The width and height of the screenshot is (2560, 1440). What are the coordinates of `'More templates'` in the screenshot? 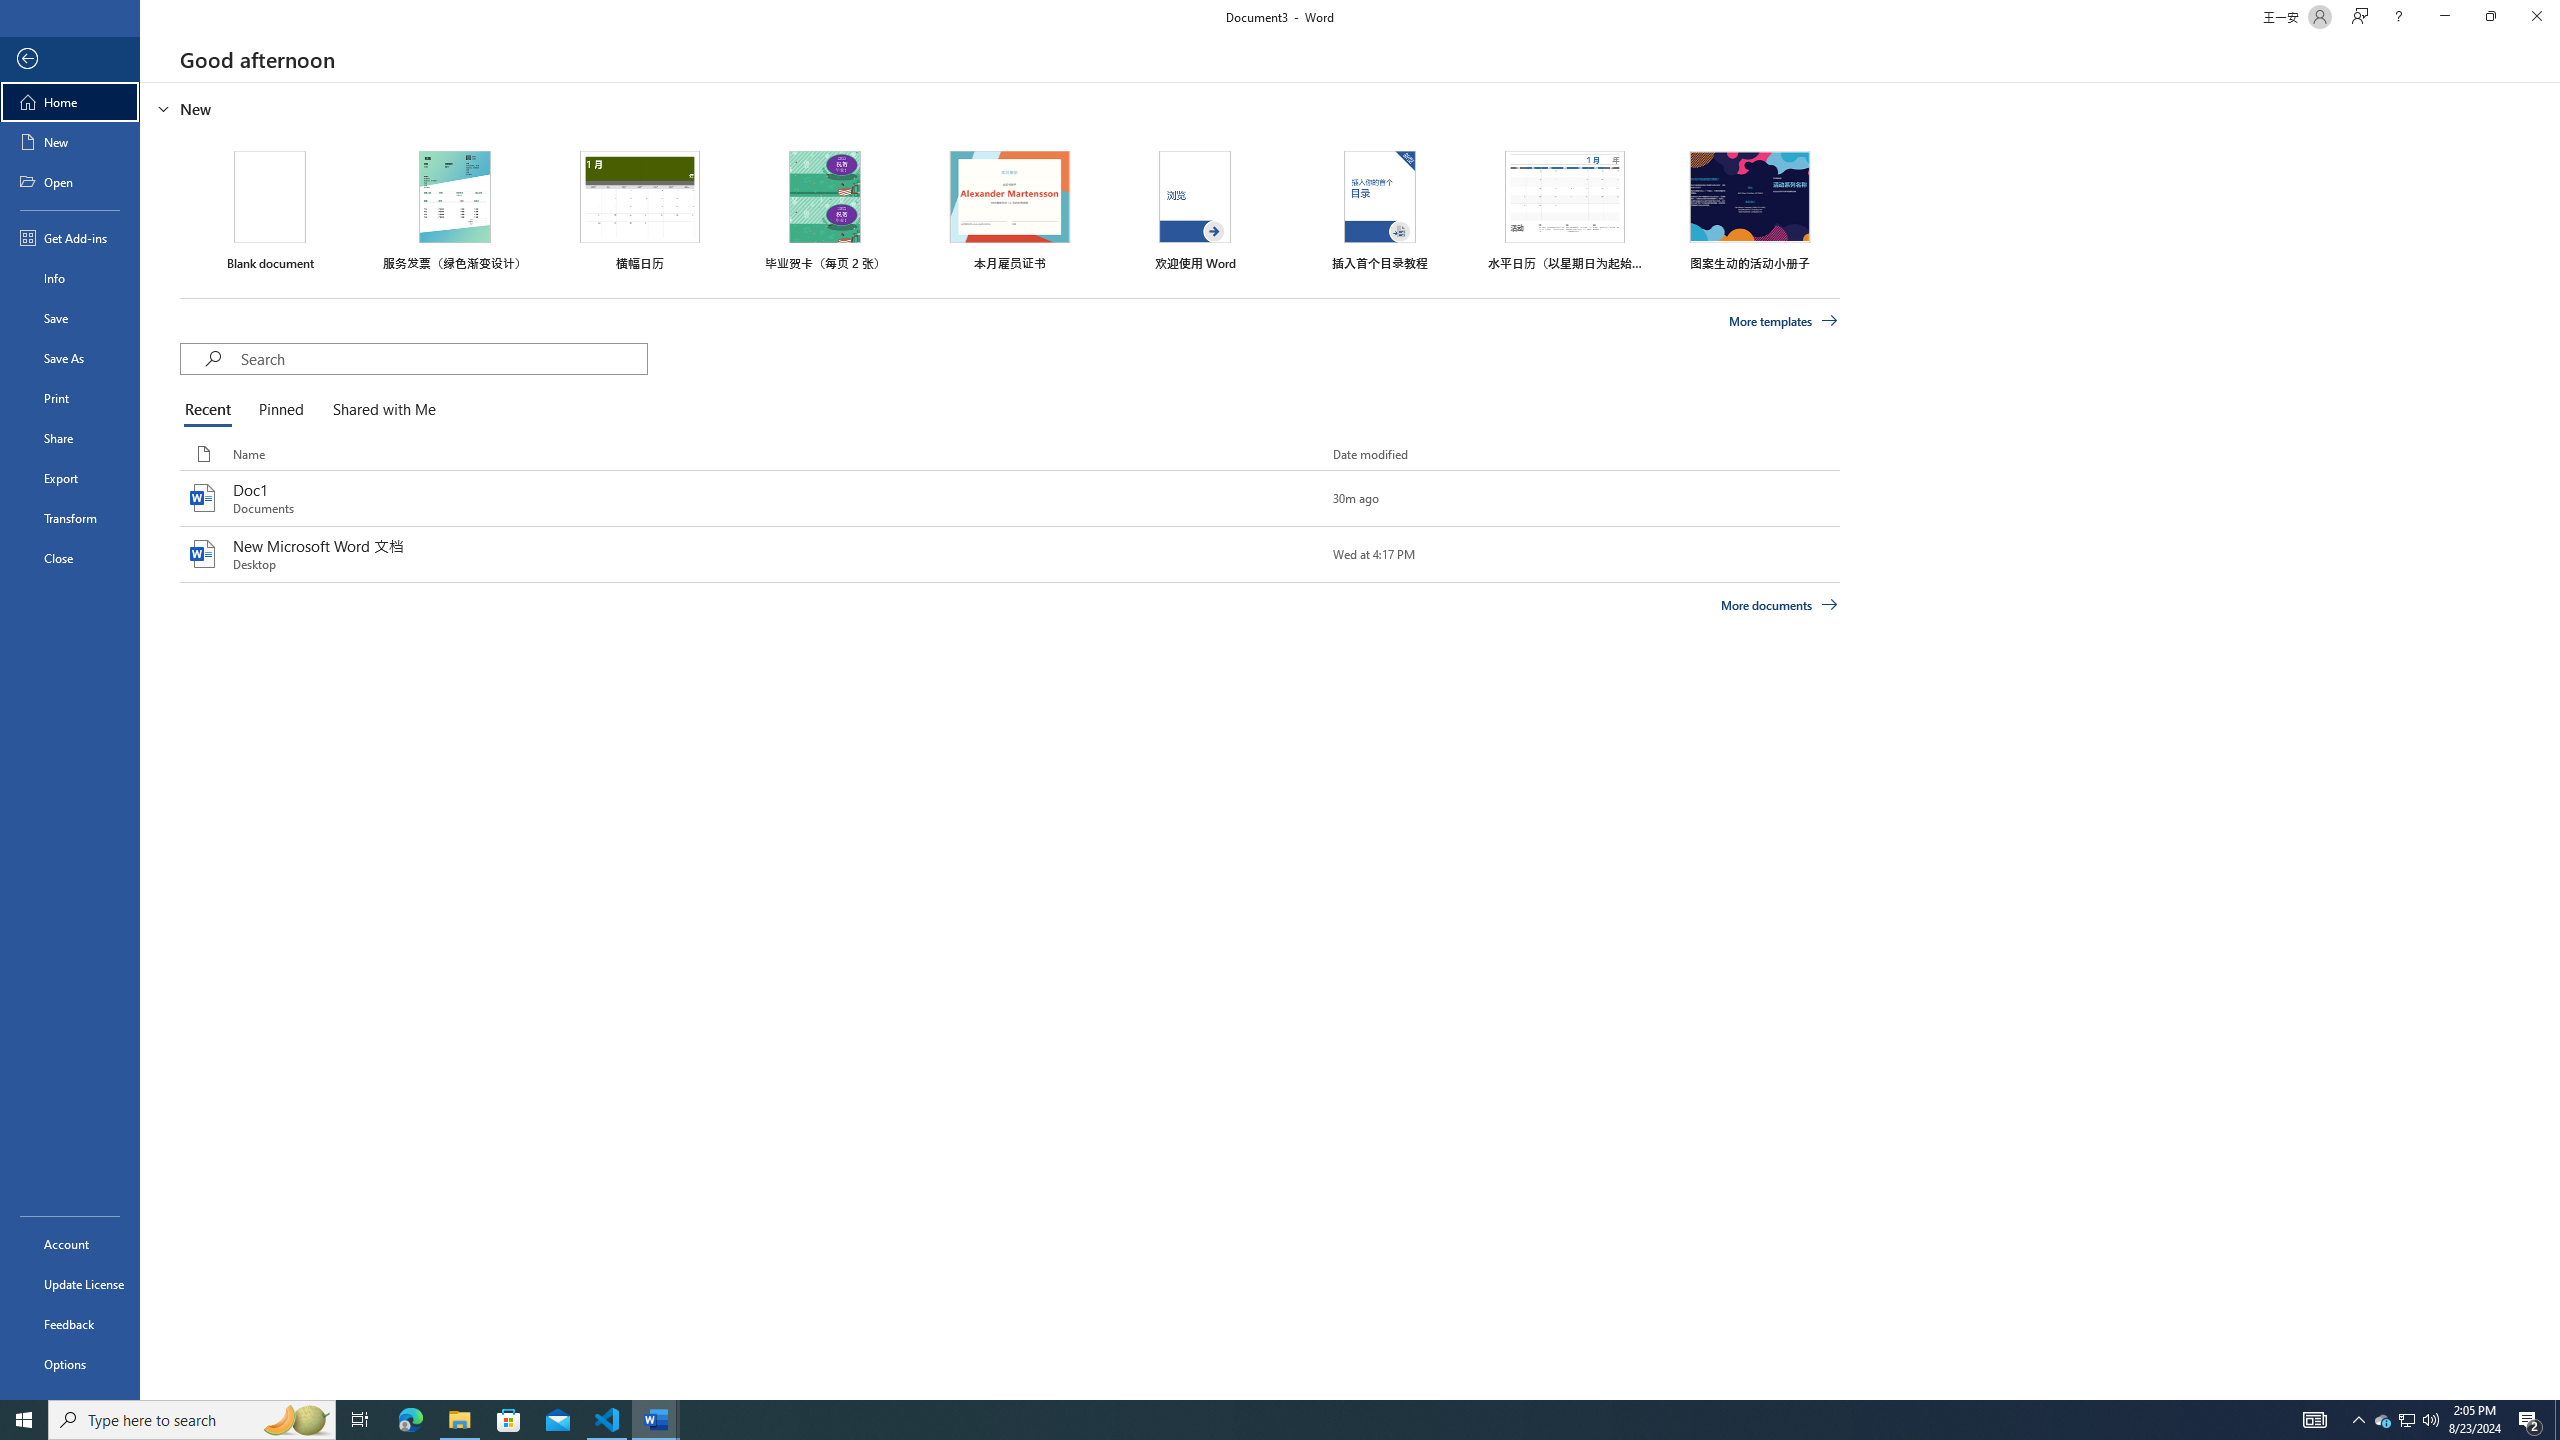 It's located at (1784, 321).